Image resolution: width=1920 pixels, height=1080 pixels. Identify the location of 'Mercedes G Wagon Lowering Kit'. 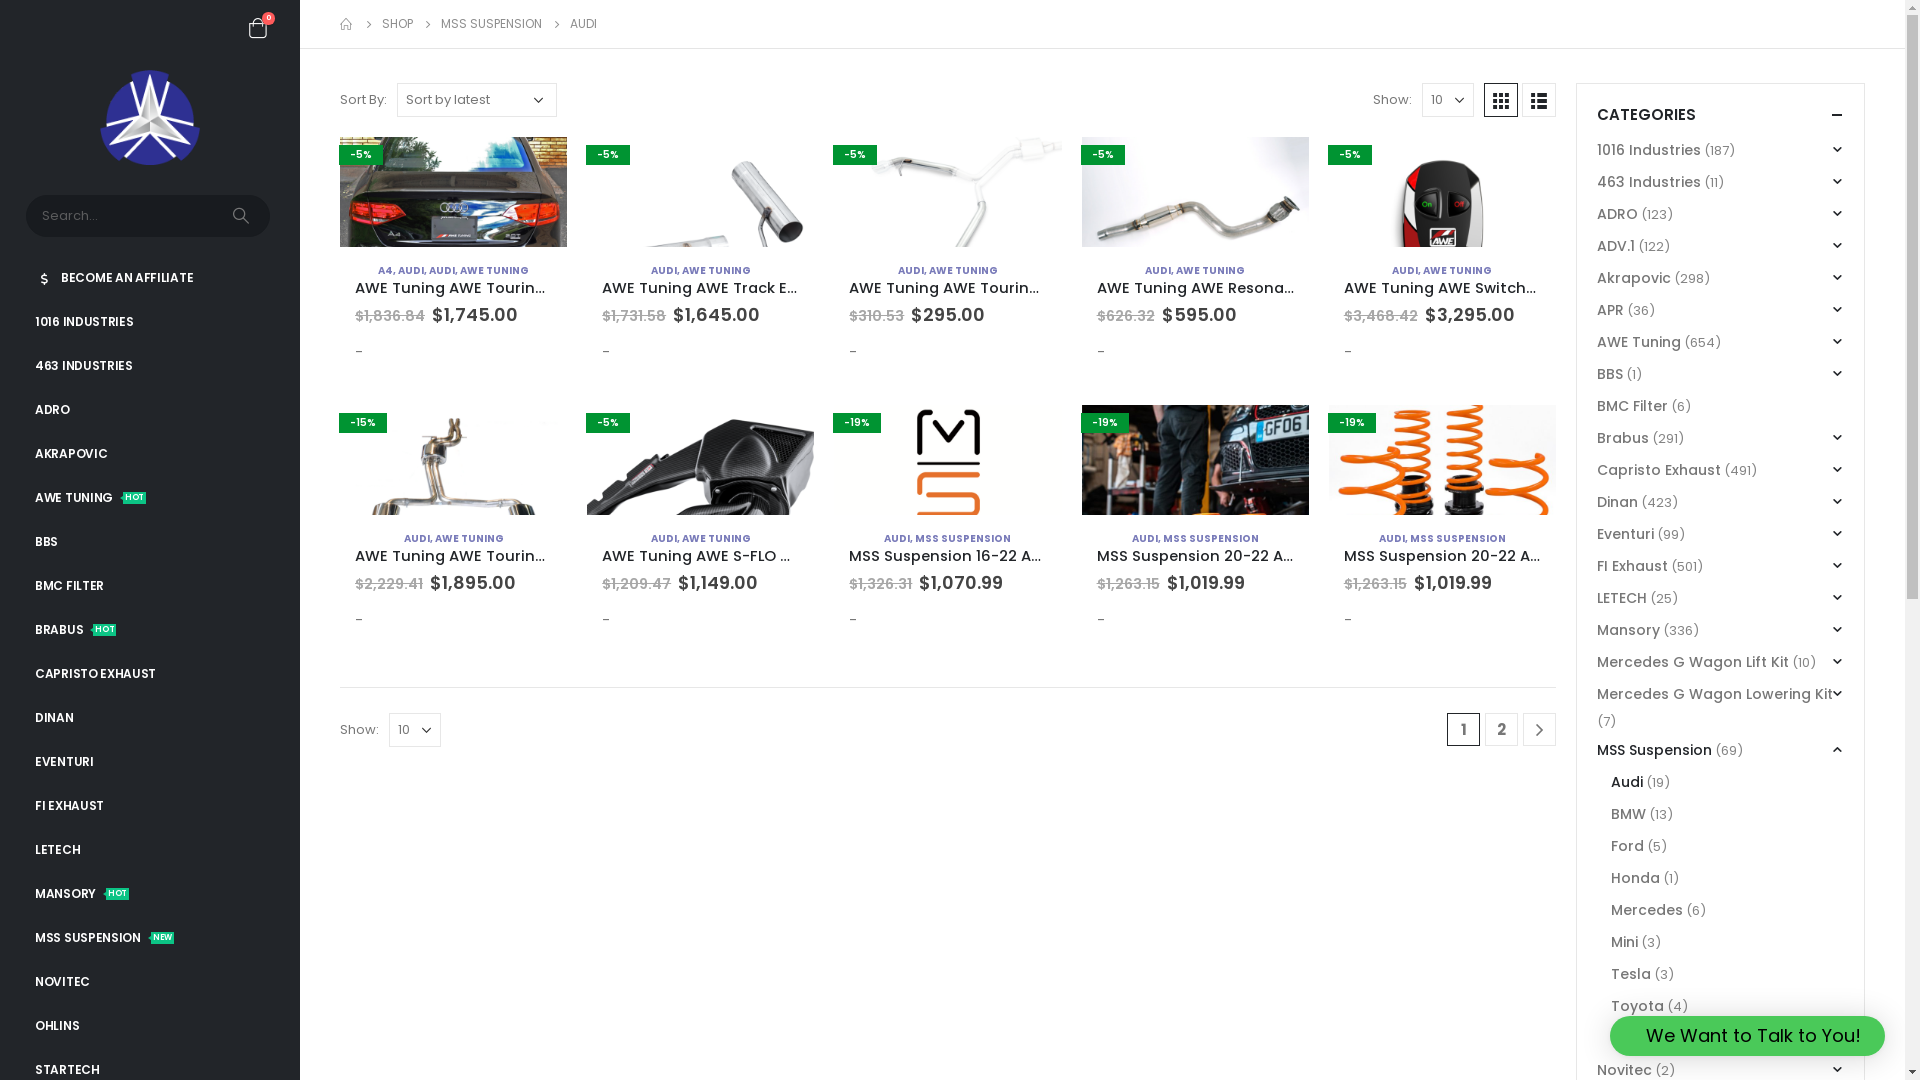
(1713, 693).